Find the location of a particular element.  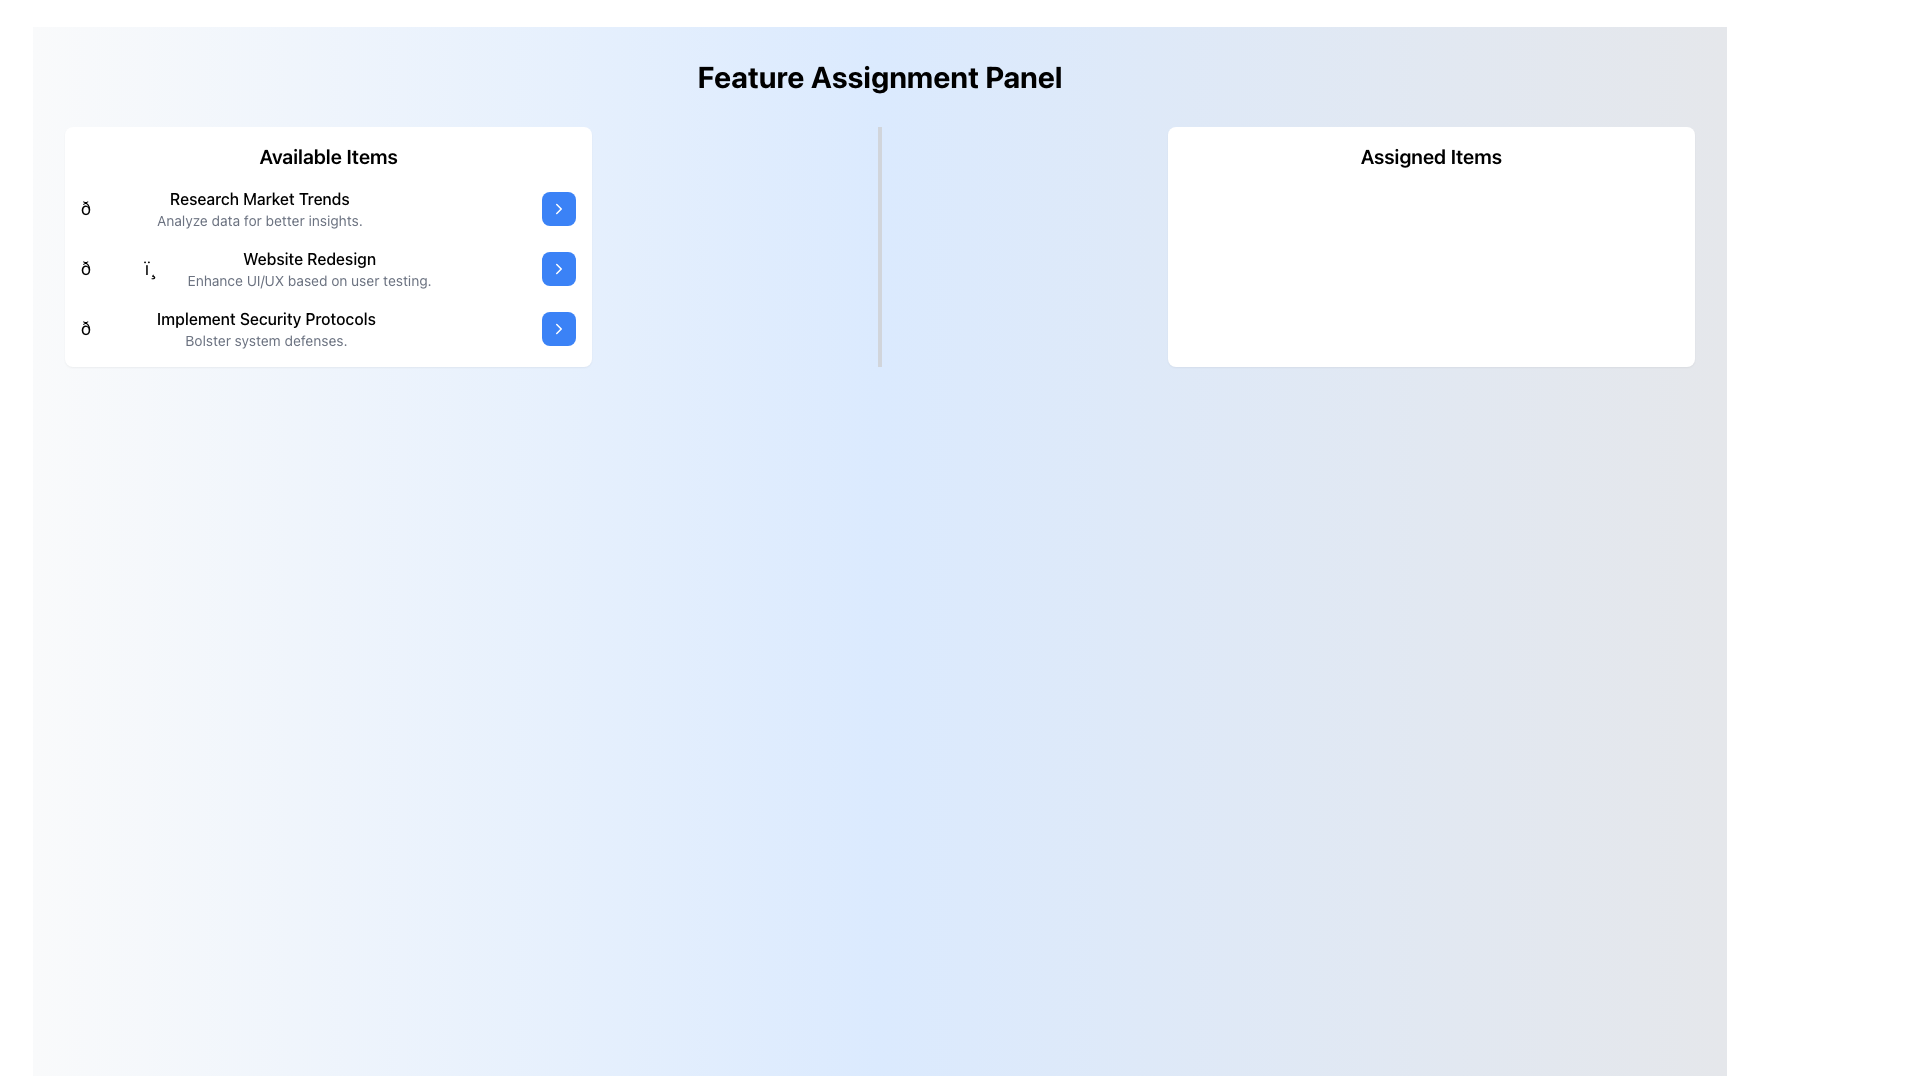

the right-facing chevron icon within the middle blue button in the first row of three buttons on the right side of the 'Available Items' panel is located at coordinates (559, 208).